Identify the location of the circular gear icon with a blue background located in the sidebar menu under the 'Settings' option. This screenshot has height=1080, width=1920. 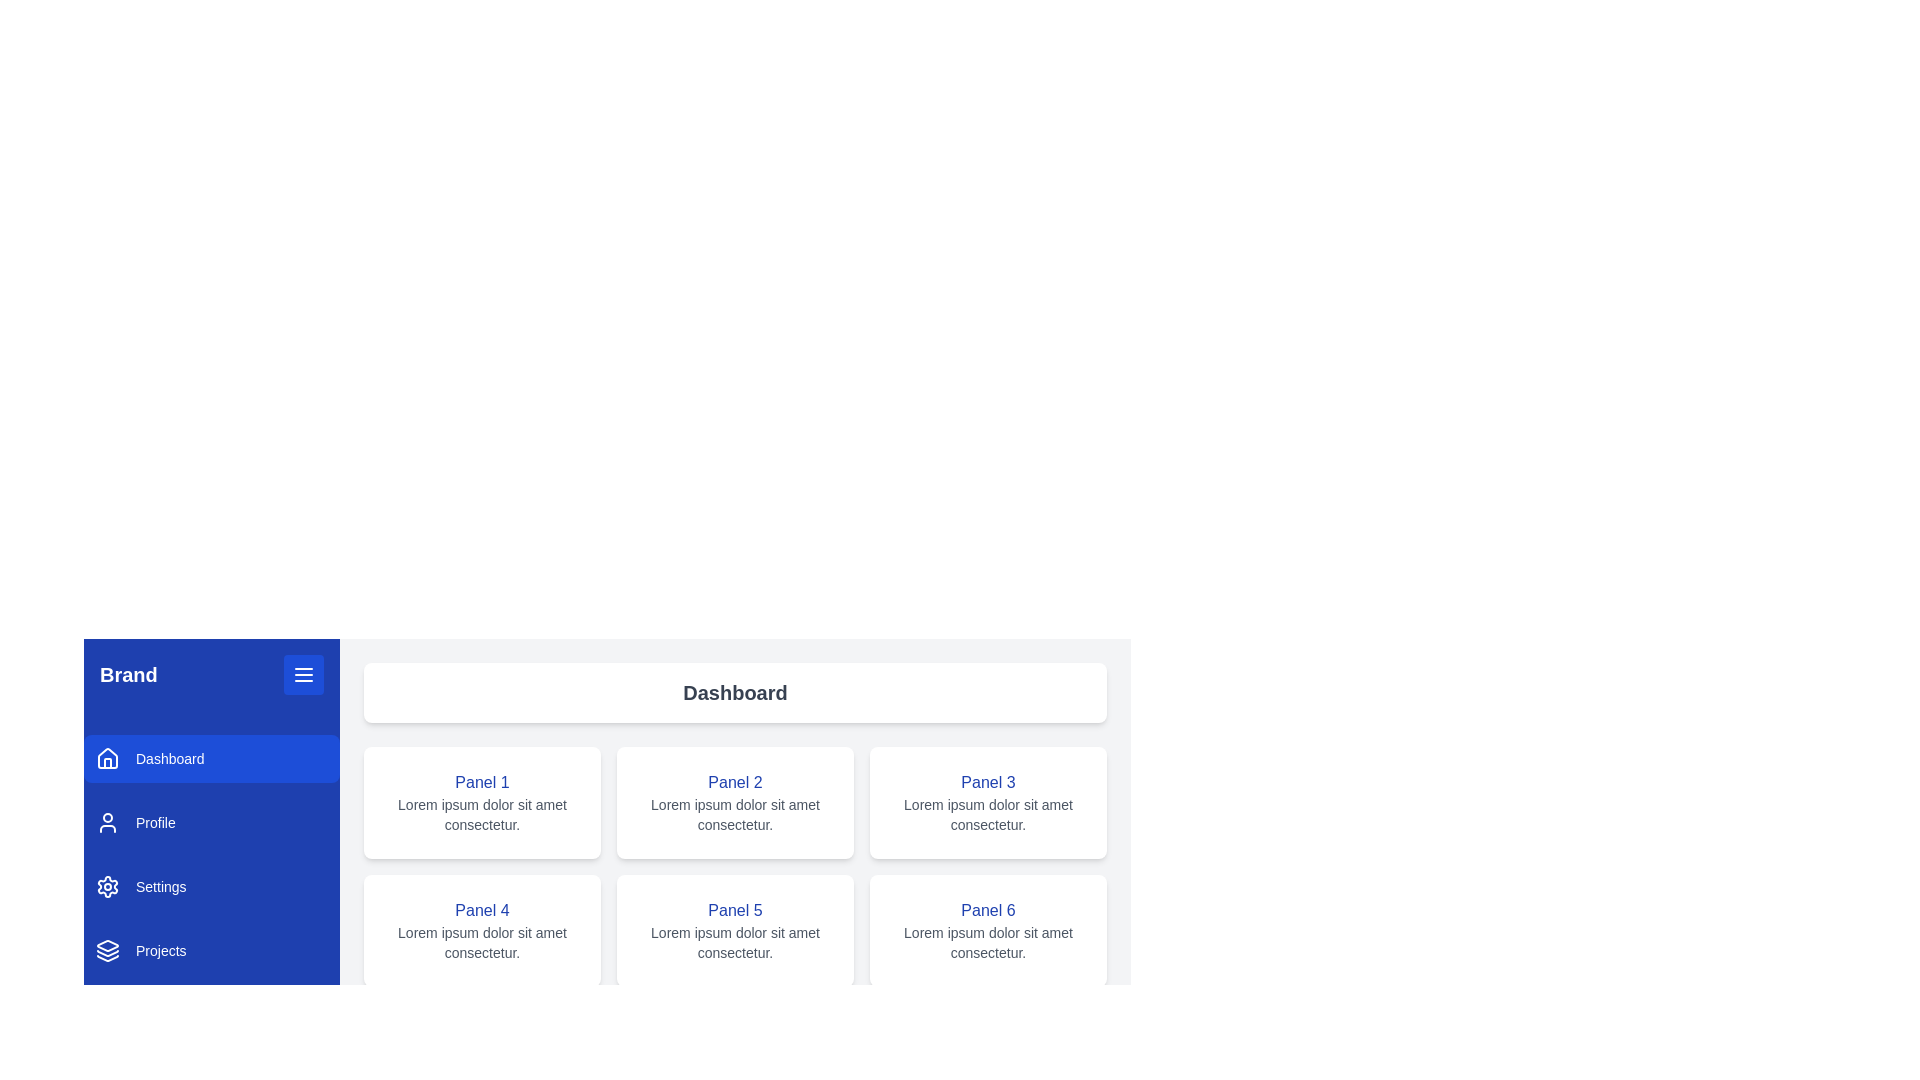
(107, 886).